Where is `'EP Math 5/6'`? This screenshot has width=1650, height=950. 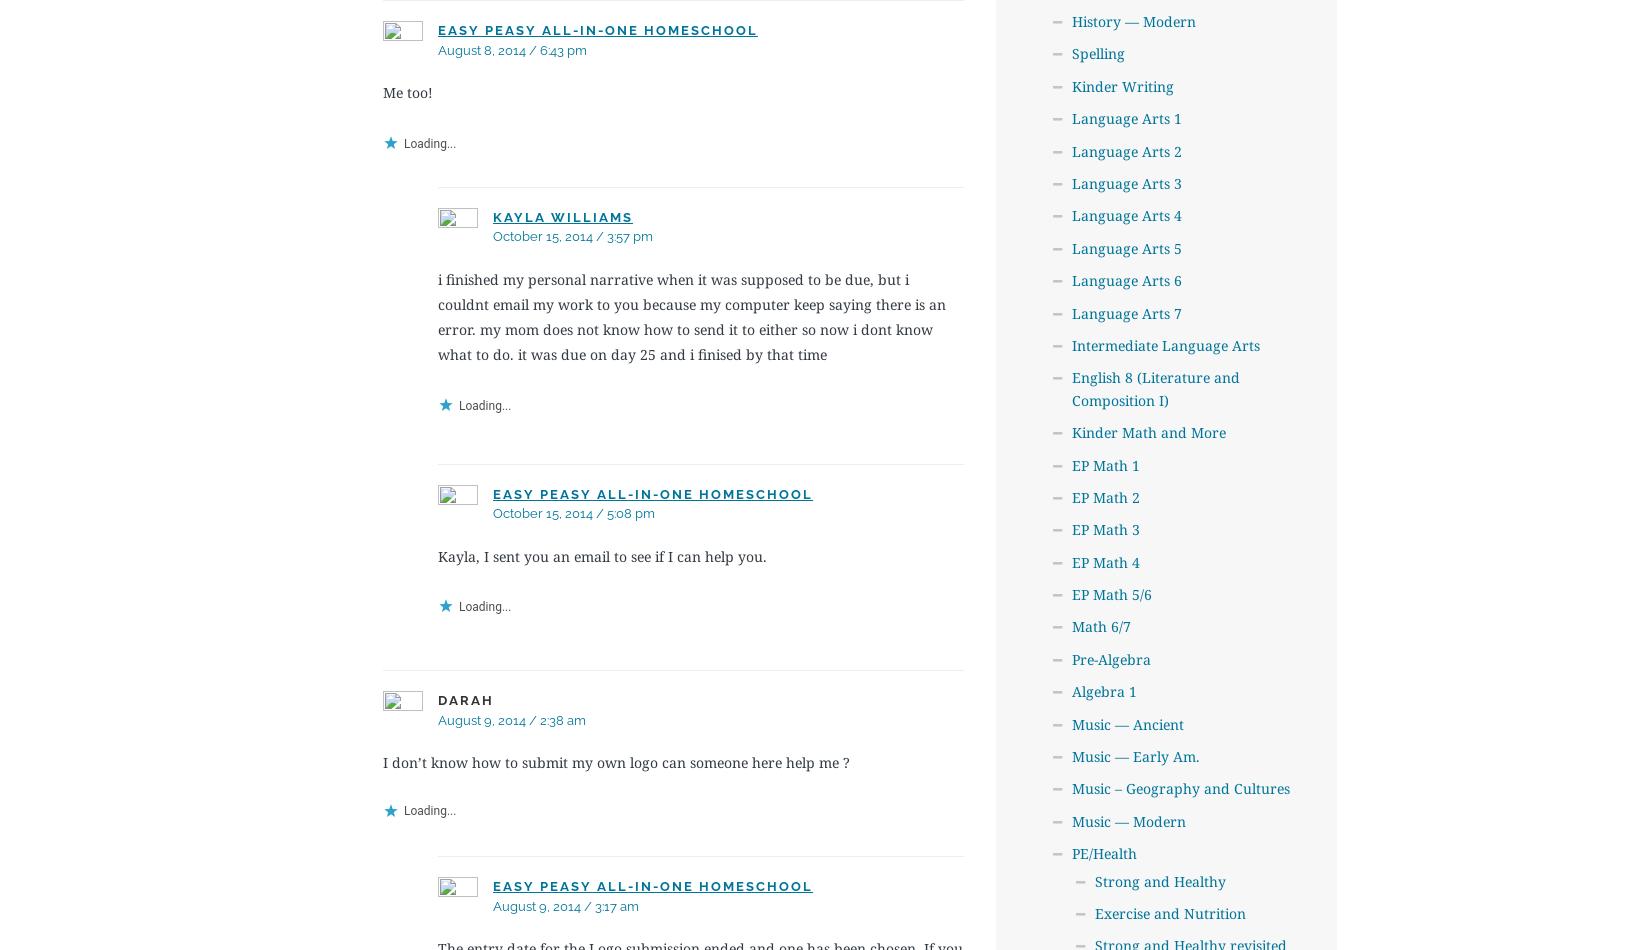 'EP Math 5/6' is located at coordinates (1110, 594).